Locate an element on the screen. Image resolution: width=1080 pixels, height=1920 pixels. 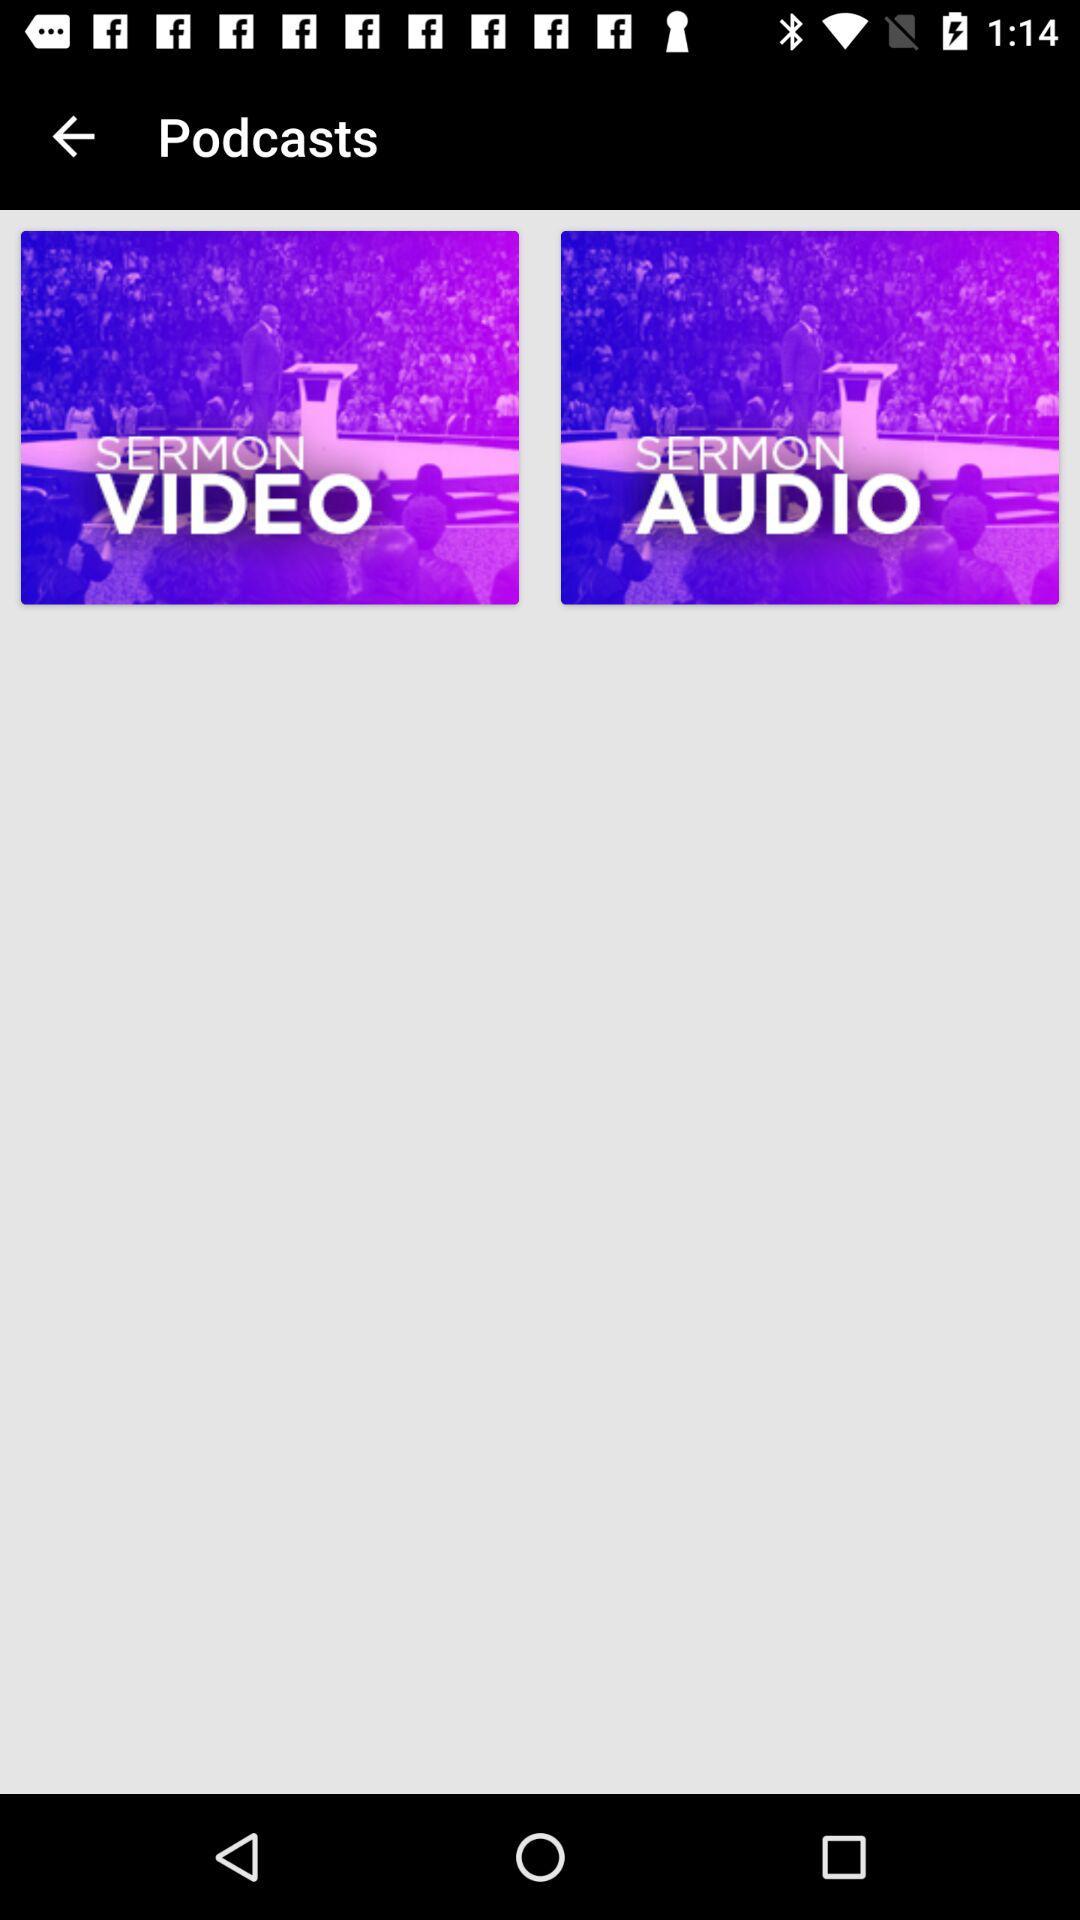
item next to podcasts item is located at coordinates (72, 135).